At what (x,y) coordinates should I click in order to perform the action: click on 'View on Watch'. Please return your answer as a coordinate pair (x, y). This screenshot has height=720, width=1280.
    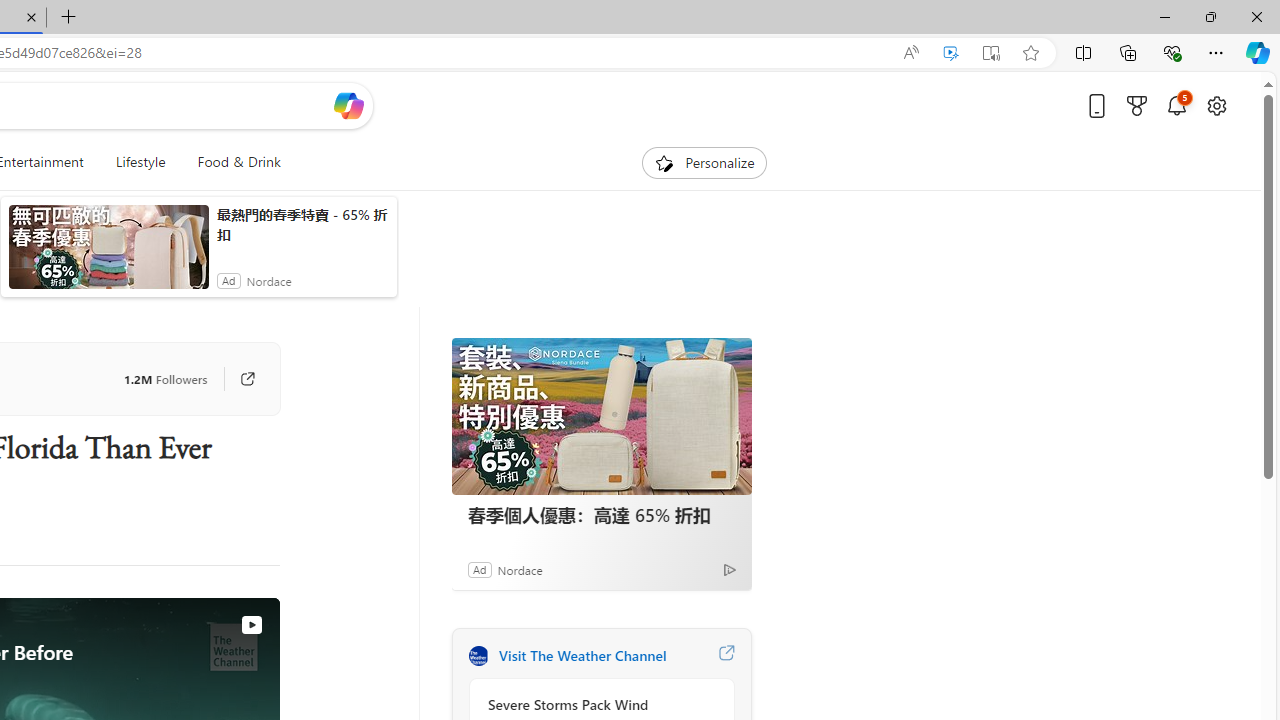
    Looking at the image, I should click on (250, 624).